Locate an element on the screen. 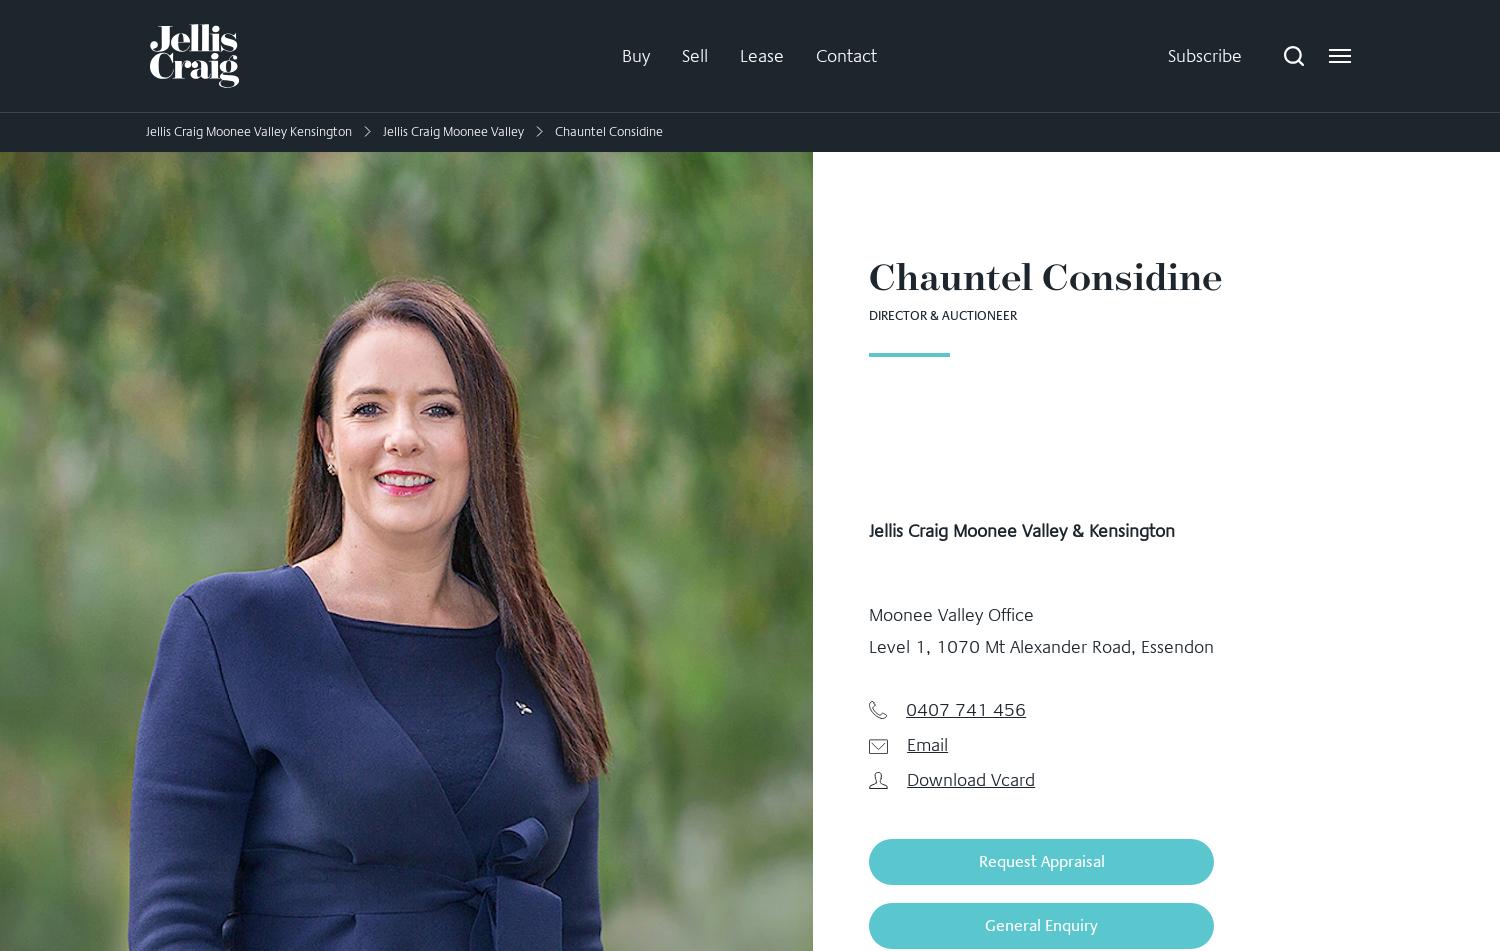  'Director & Auctioneer' is located at coordinates (942, 315).